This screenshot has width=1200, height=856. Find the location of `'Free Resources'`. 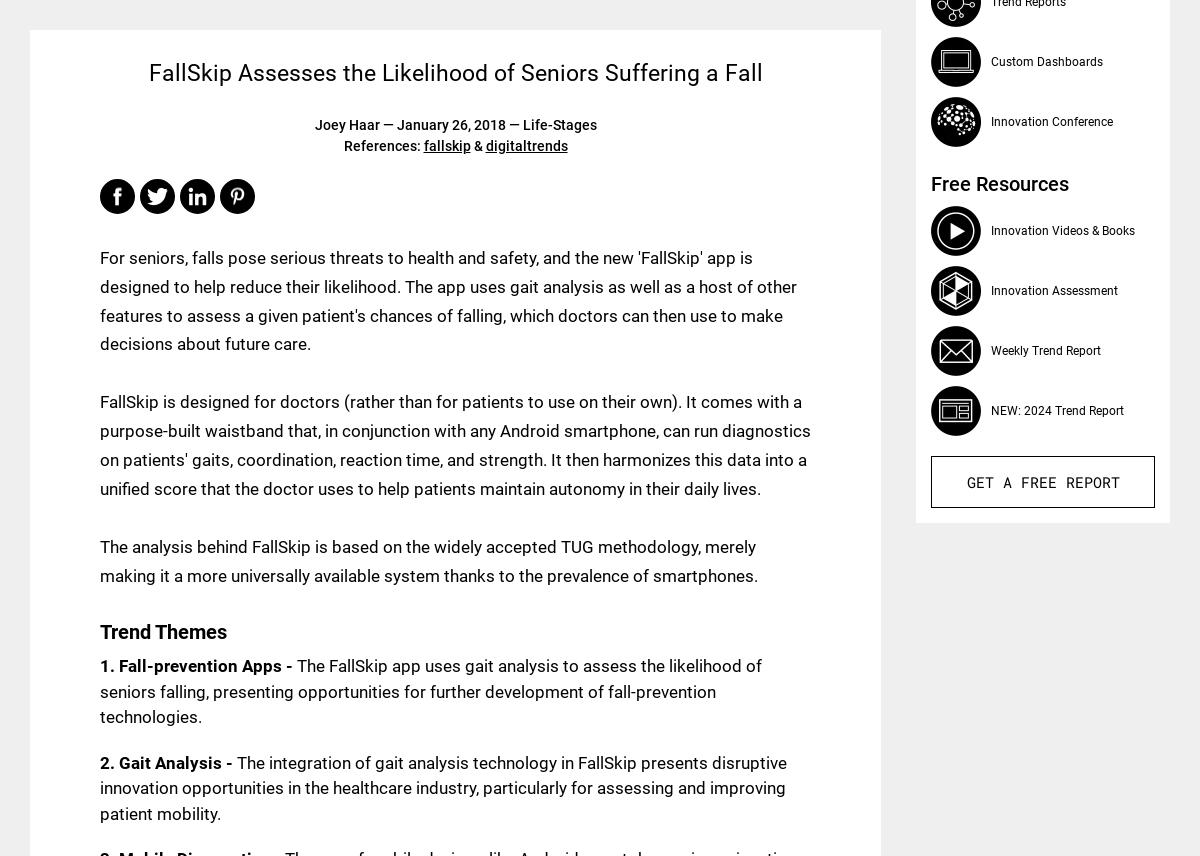

'Free Resources' is located at coordinates (999, 183).